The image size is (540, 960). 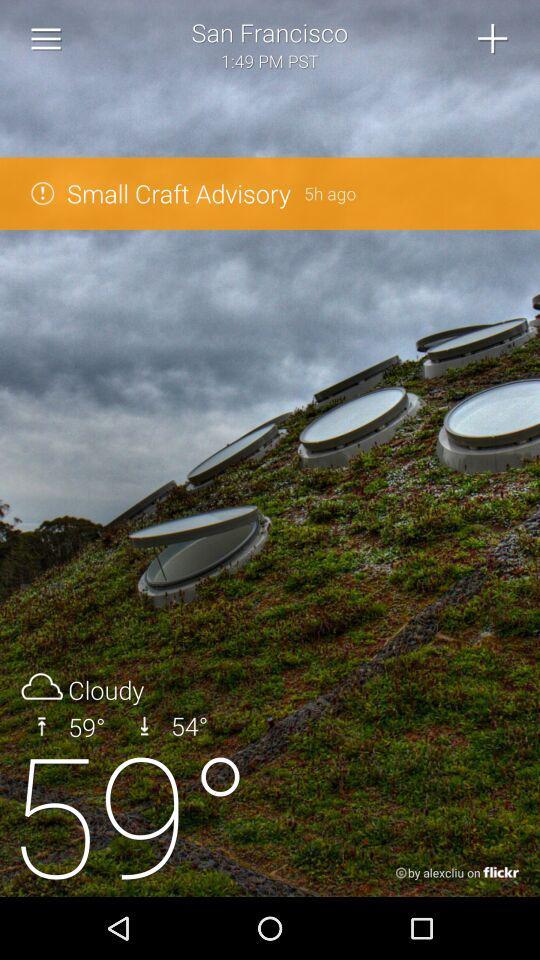 I want to click on the add icon, so click(x=492, y=40).